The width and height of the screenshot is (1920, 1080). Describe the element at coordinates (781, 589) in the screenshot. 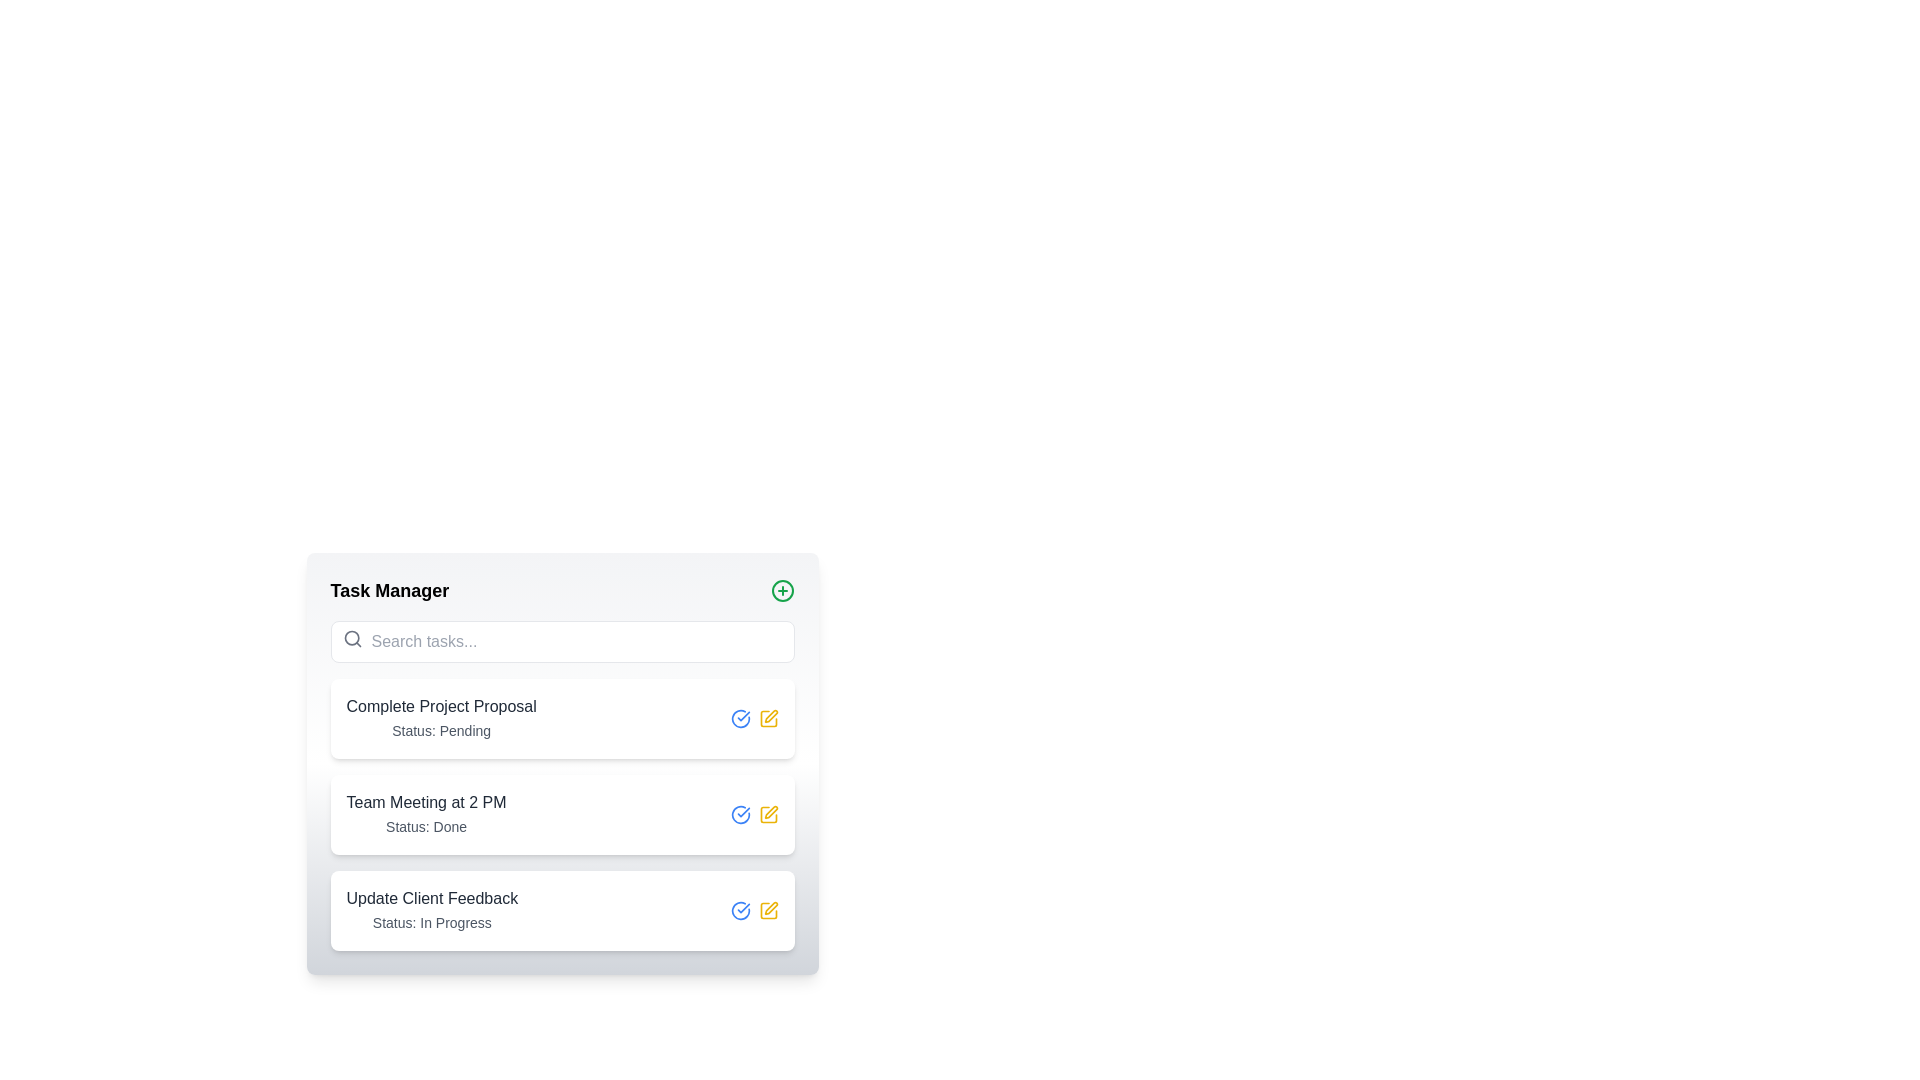

I see `the hollow outline of the green-stroked SVG Circle that forms the outer boundary of the plus icon located in the upper-right corner of the 'Task Manager' card` at that location.